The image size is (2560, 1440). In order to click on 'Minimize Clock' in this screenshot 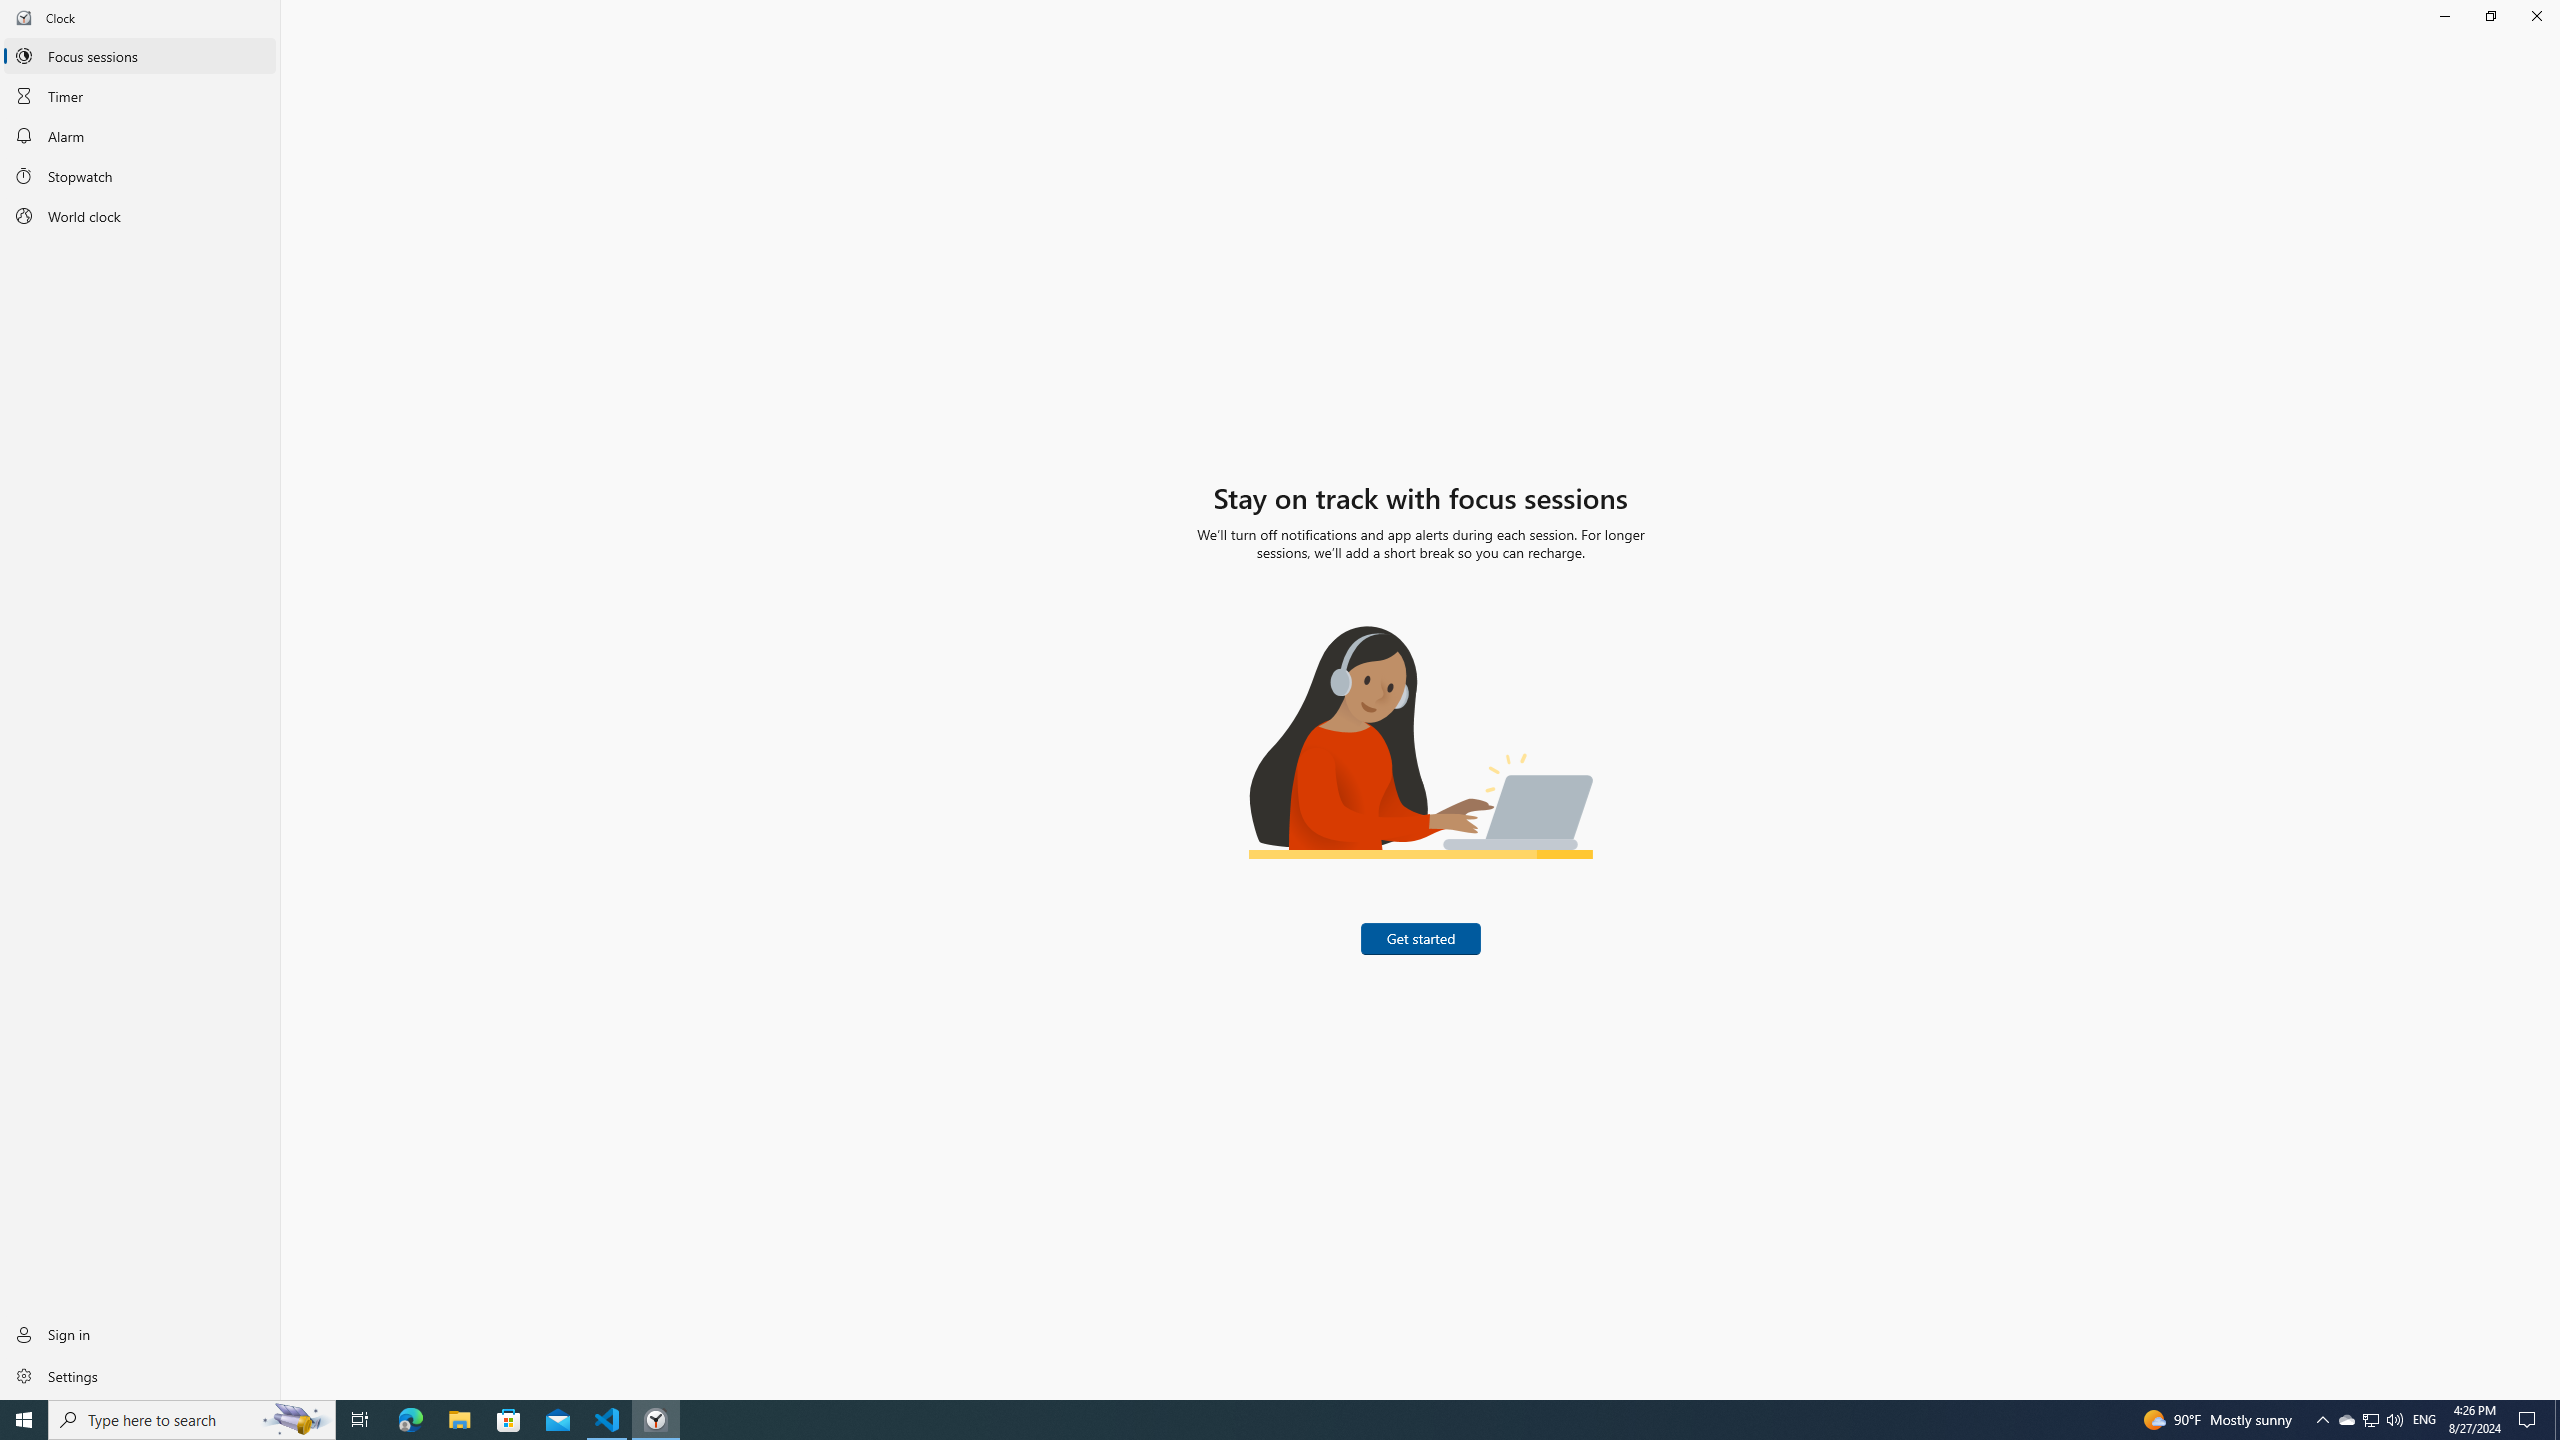, I will do `click(2443, 15)`.